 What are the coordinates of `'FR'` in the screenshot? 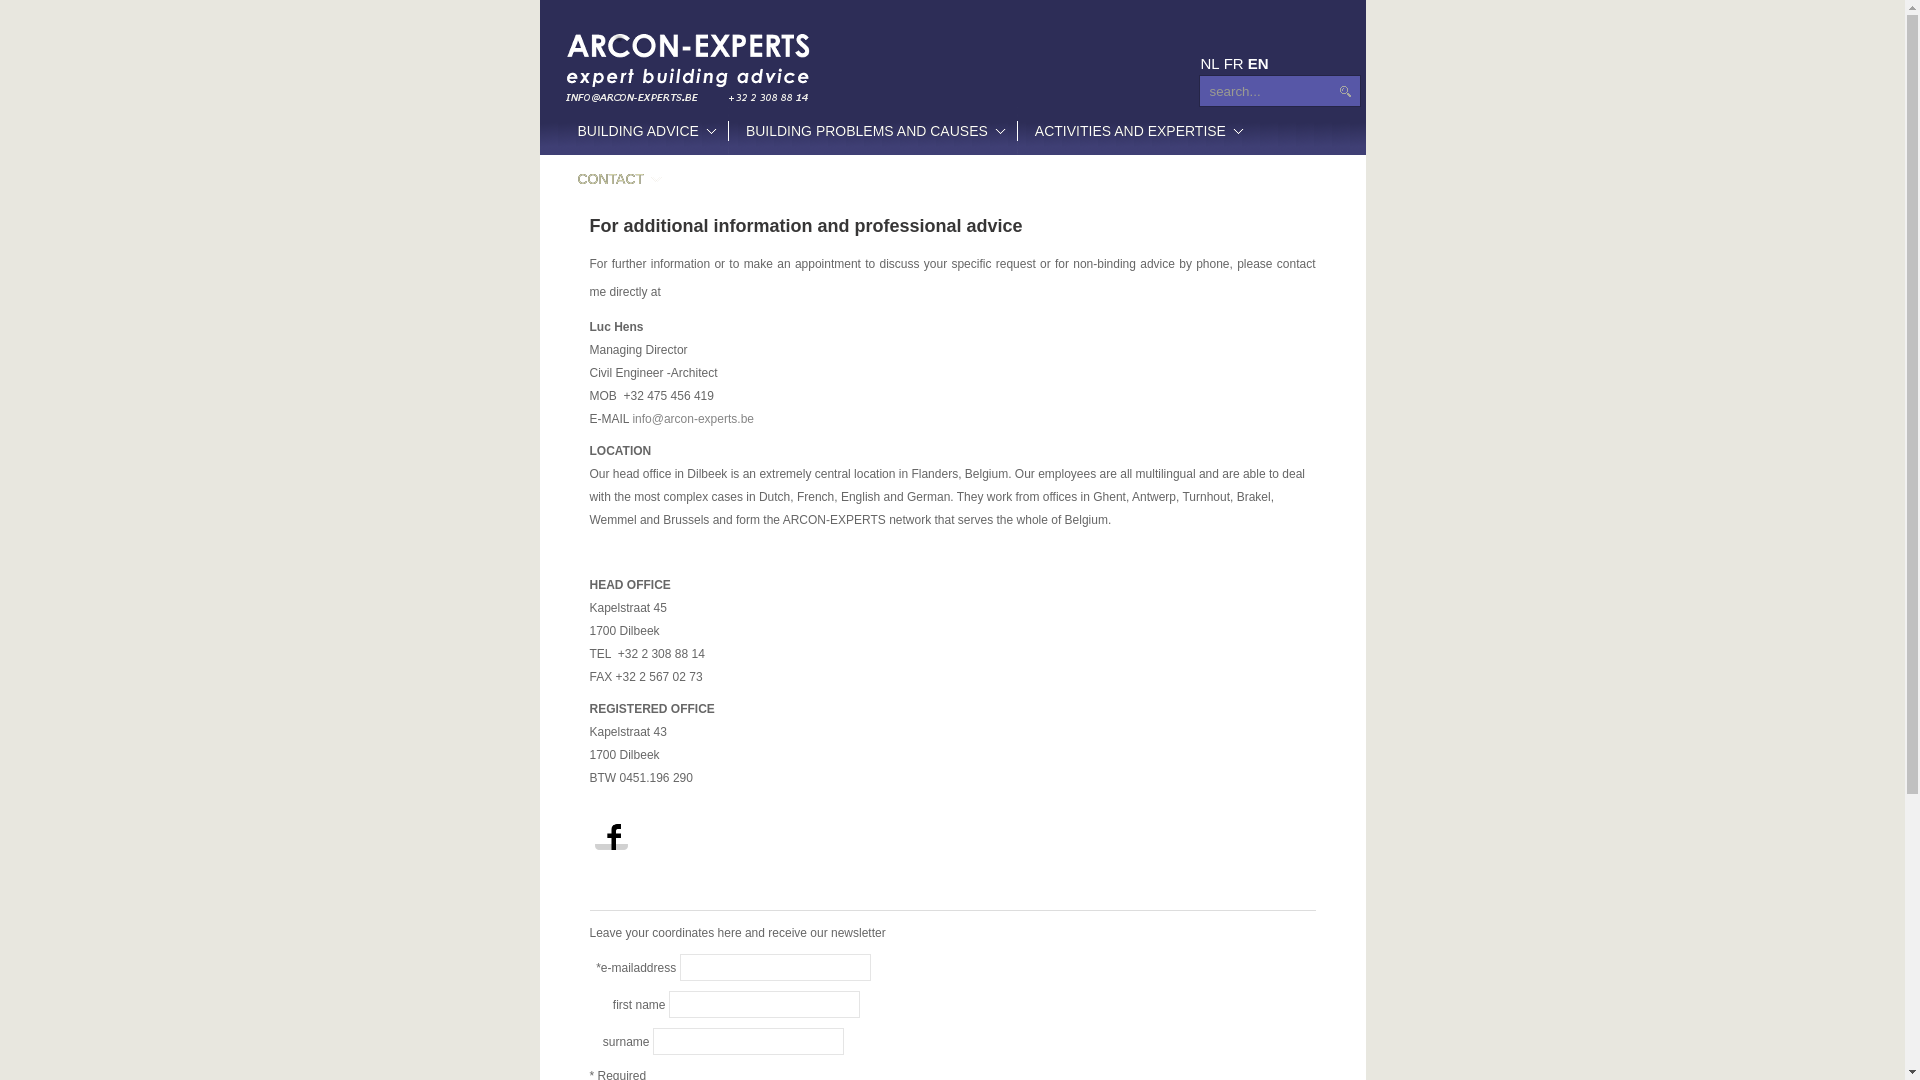 It's located at (1232, 62).